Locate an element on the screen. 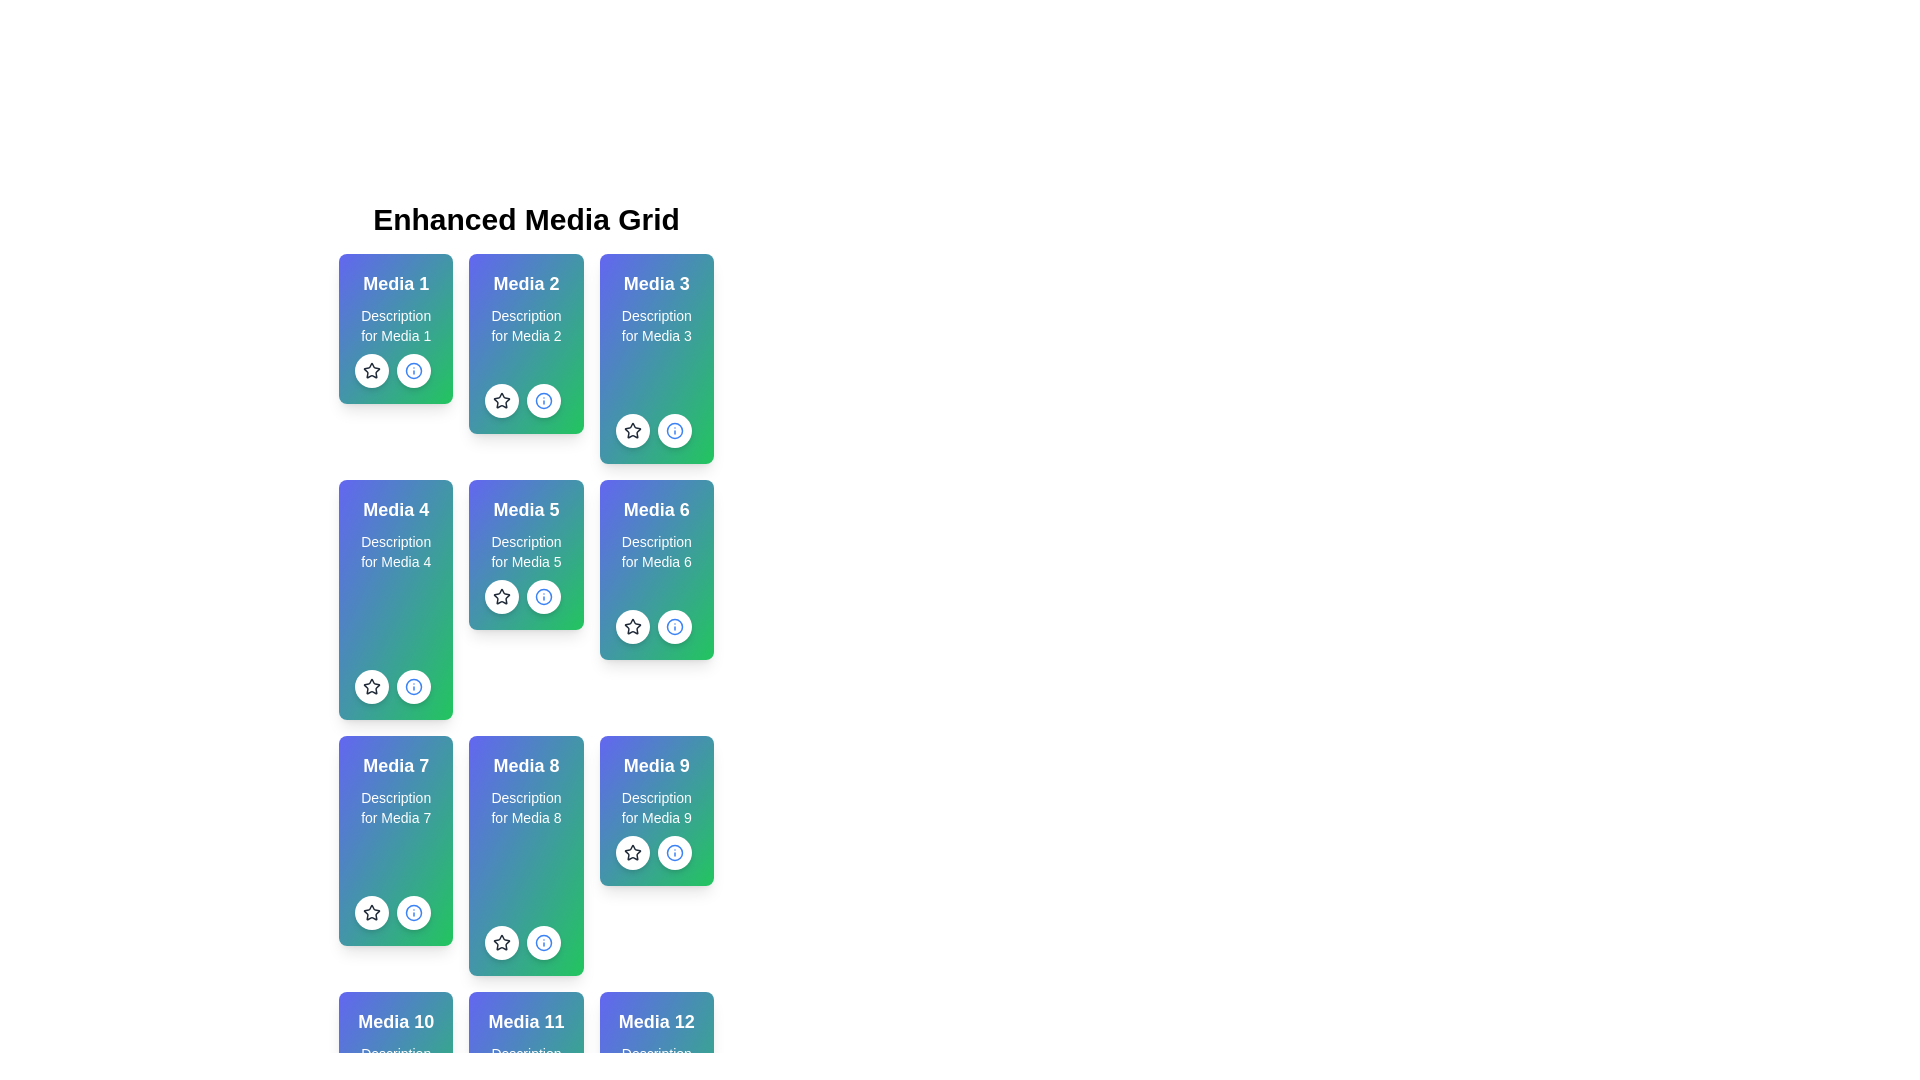  the descriptive subtitle text label located within the 'Media 8' card, which is the second text element below the title 'Media 8' is located at coordinates (526, 806).